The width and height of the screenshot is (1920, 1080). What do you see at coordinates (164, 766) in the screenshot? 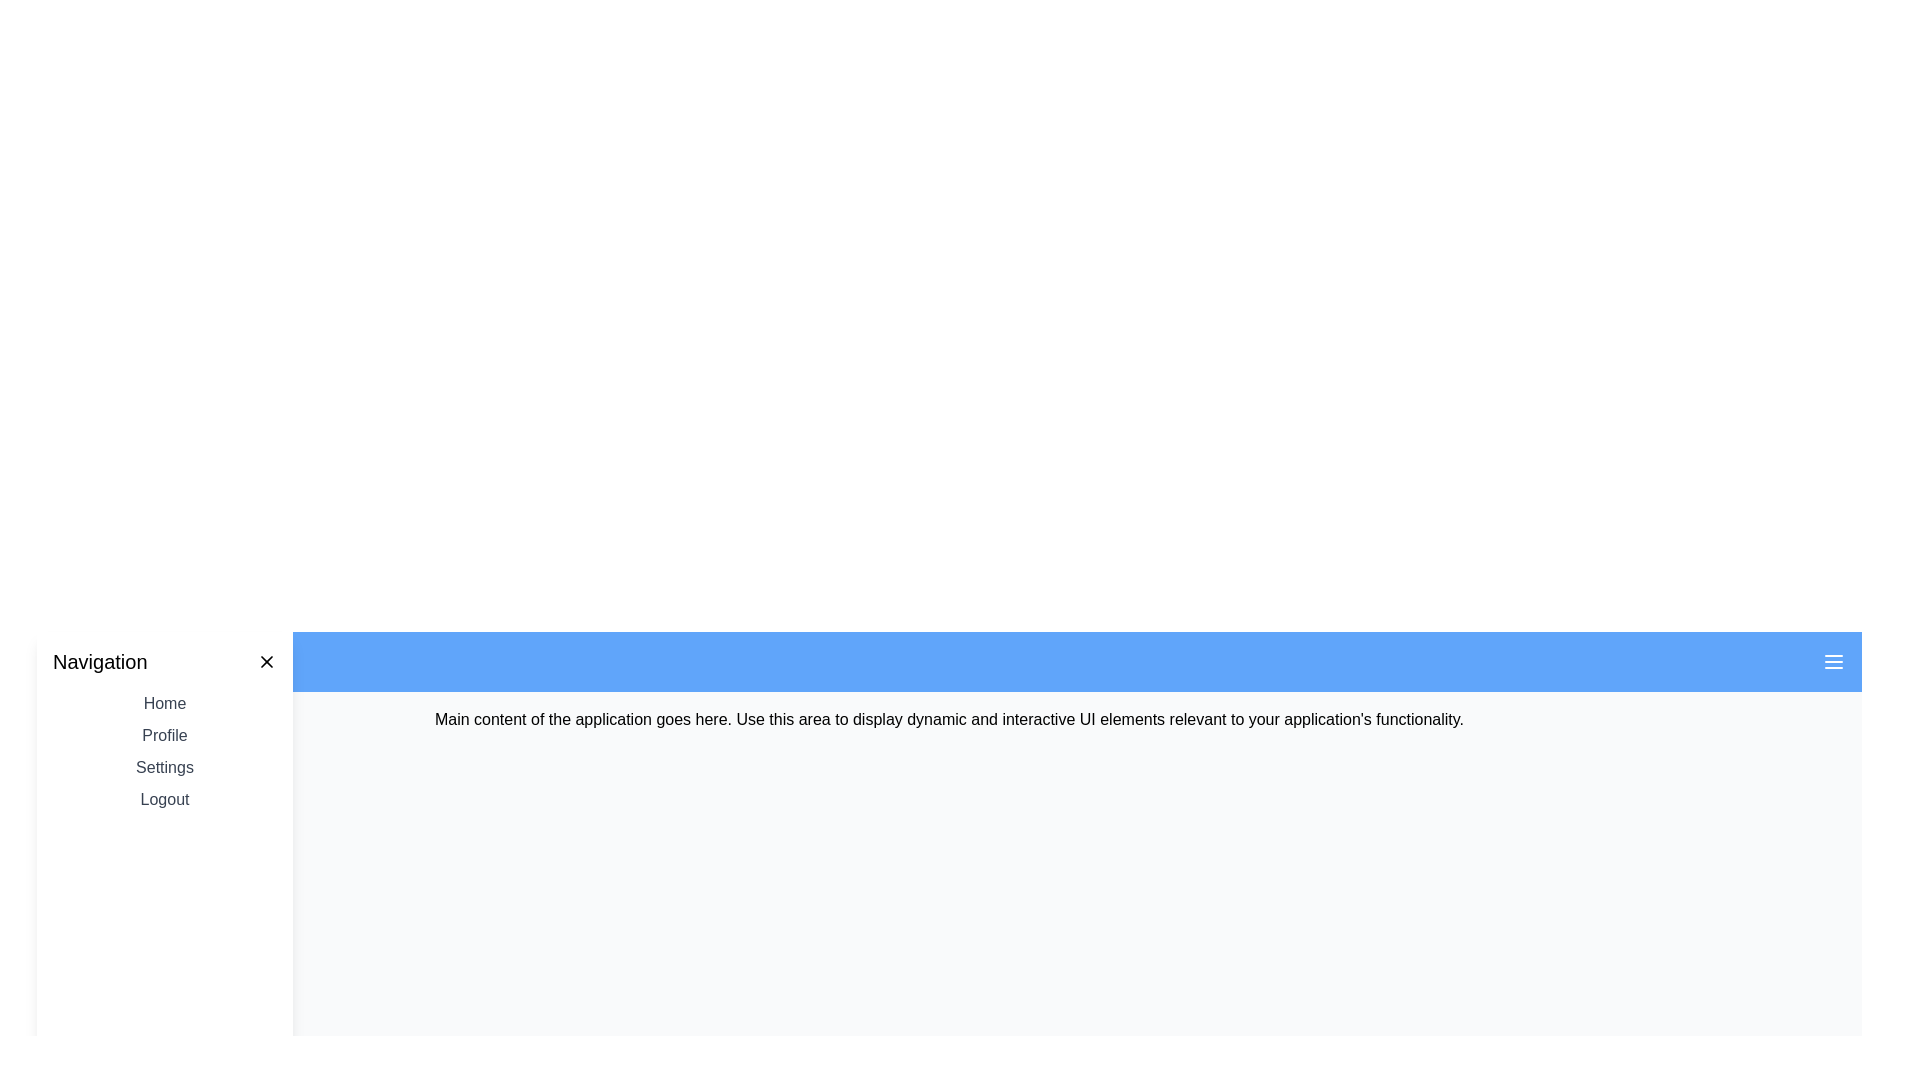
I see `the 'Settings' navigation link located in the left sidebar` at bounding box center [164, 766].